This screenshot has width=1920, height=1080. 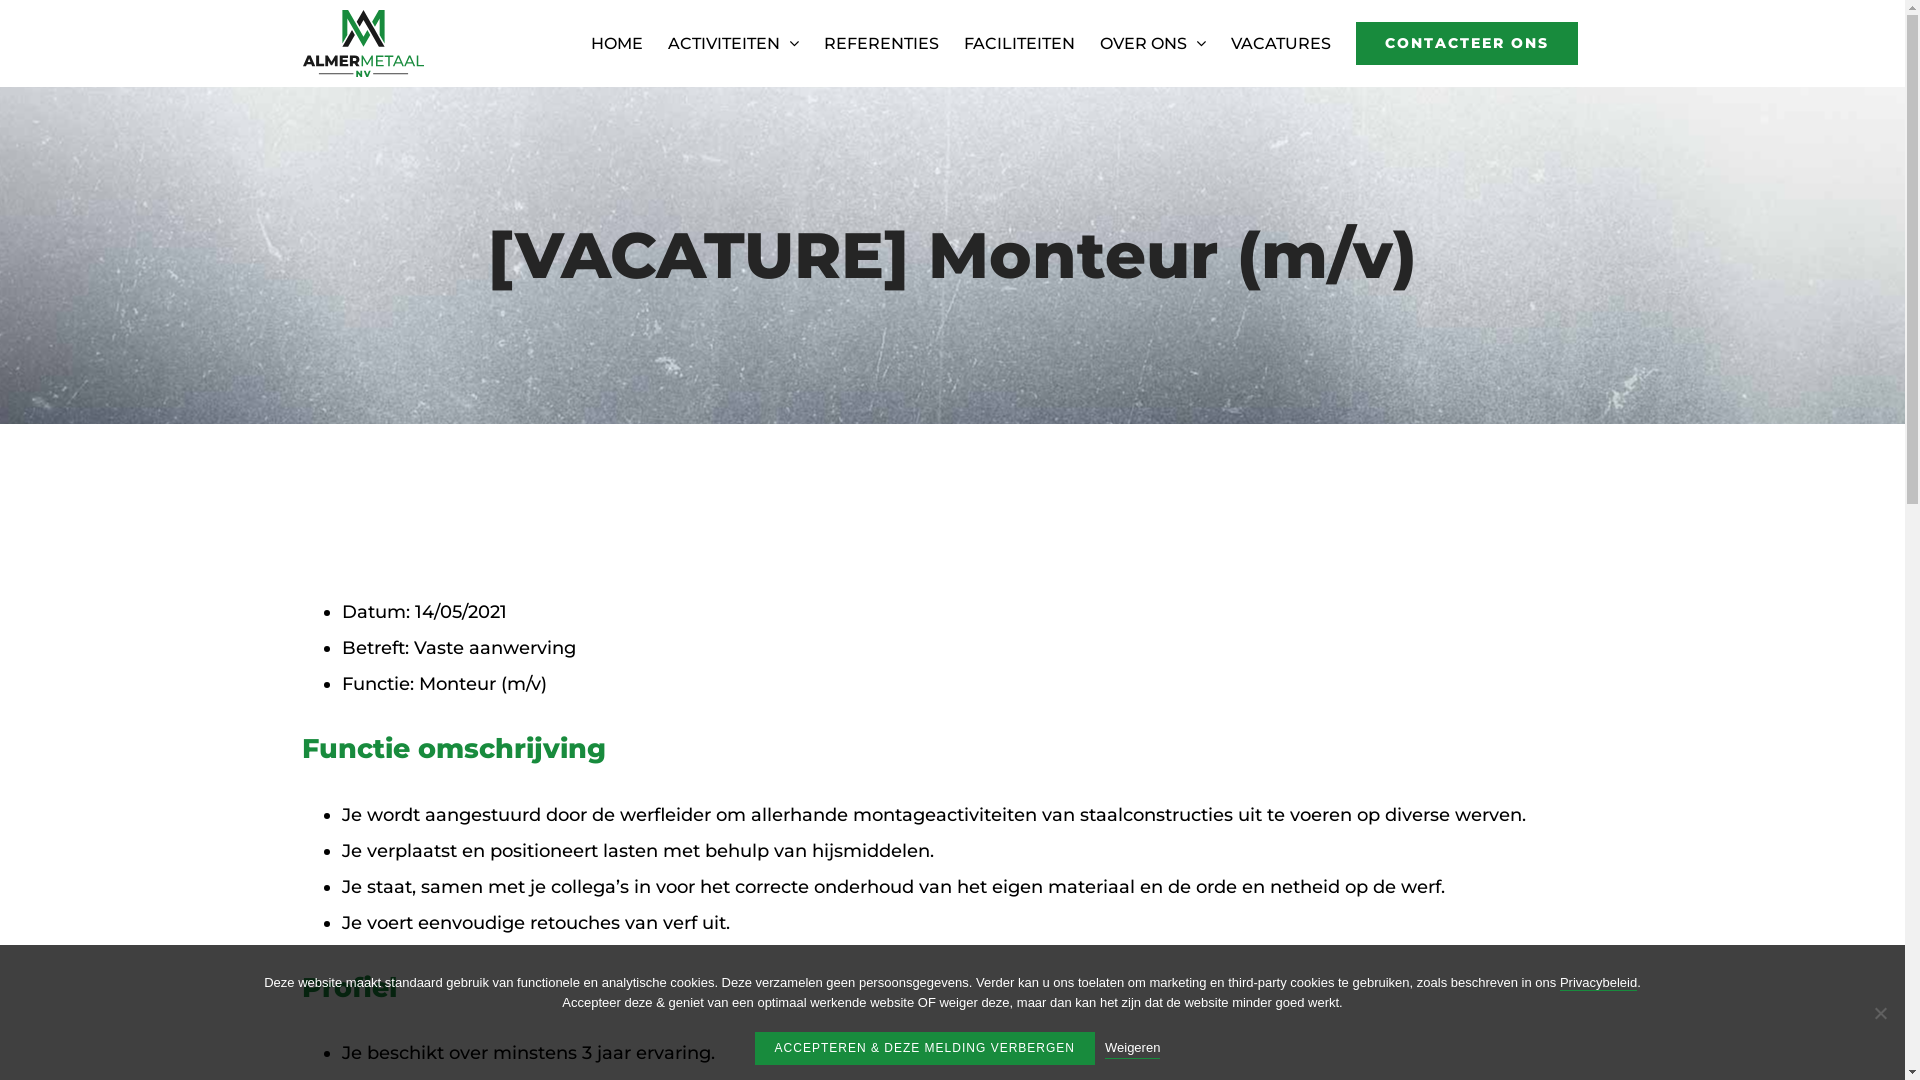 What do you see at coordinates (1132, 1047) in the screenshot?
I see `'Weigeren'` at bounding box center [1132, 1047].